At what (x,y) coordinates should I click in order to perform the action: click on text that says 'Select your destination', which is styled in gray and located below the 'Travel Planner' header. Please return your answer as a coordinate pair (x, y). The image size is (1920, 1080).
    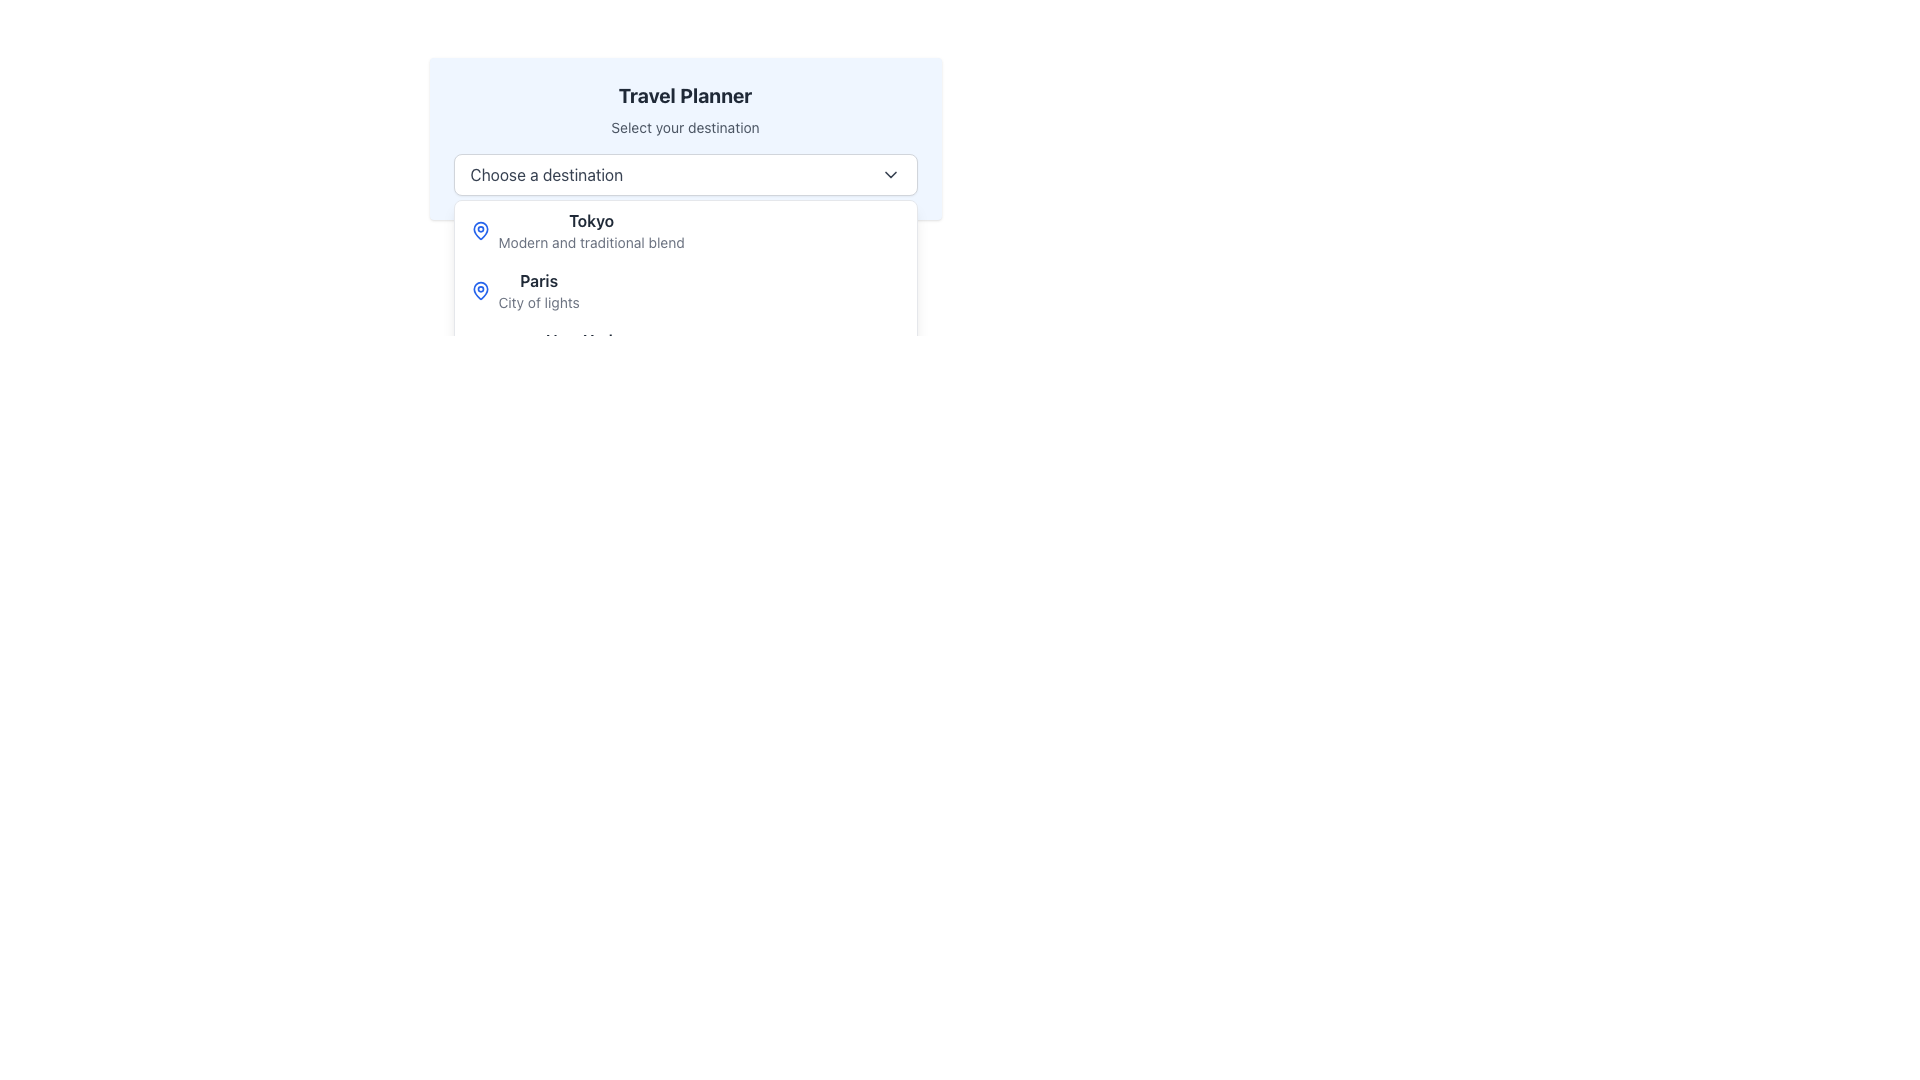
    Looking at the image, I should click on (685, 127).